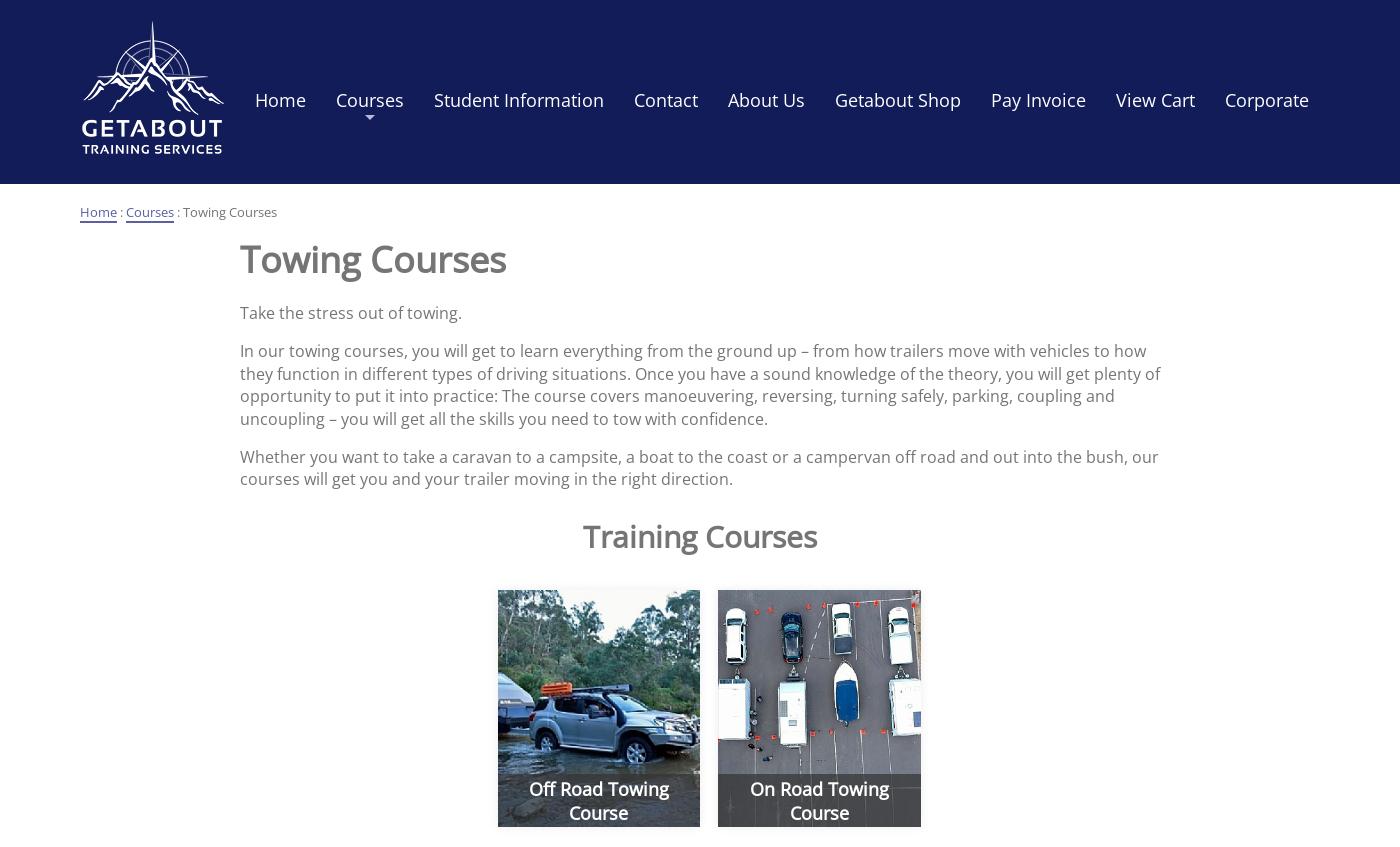 Image resolution: width=1400 pixels, height=847 pixels. I want to click on 'Home', so click(98, 212).